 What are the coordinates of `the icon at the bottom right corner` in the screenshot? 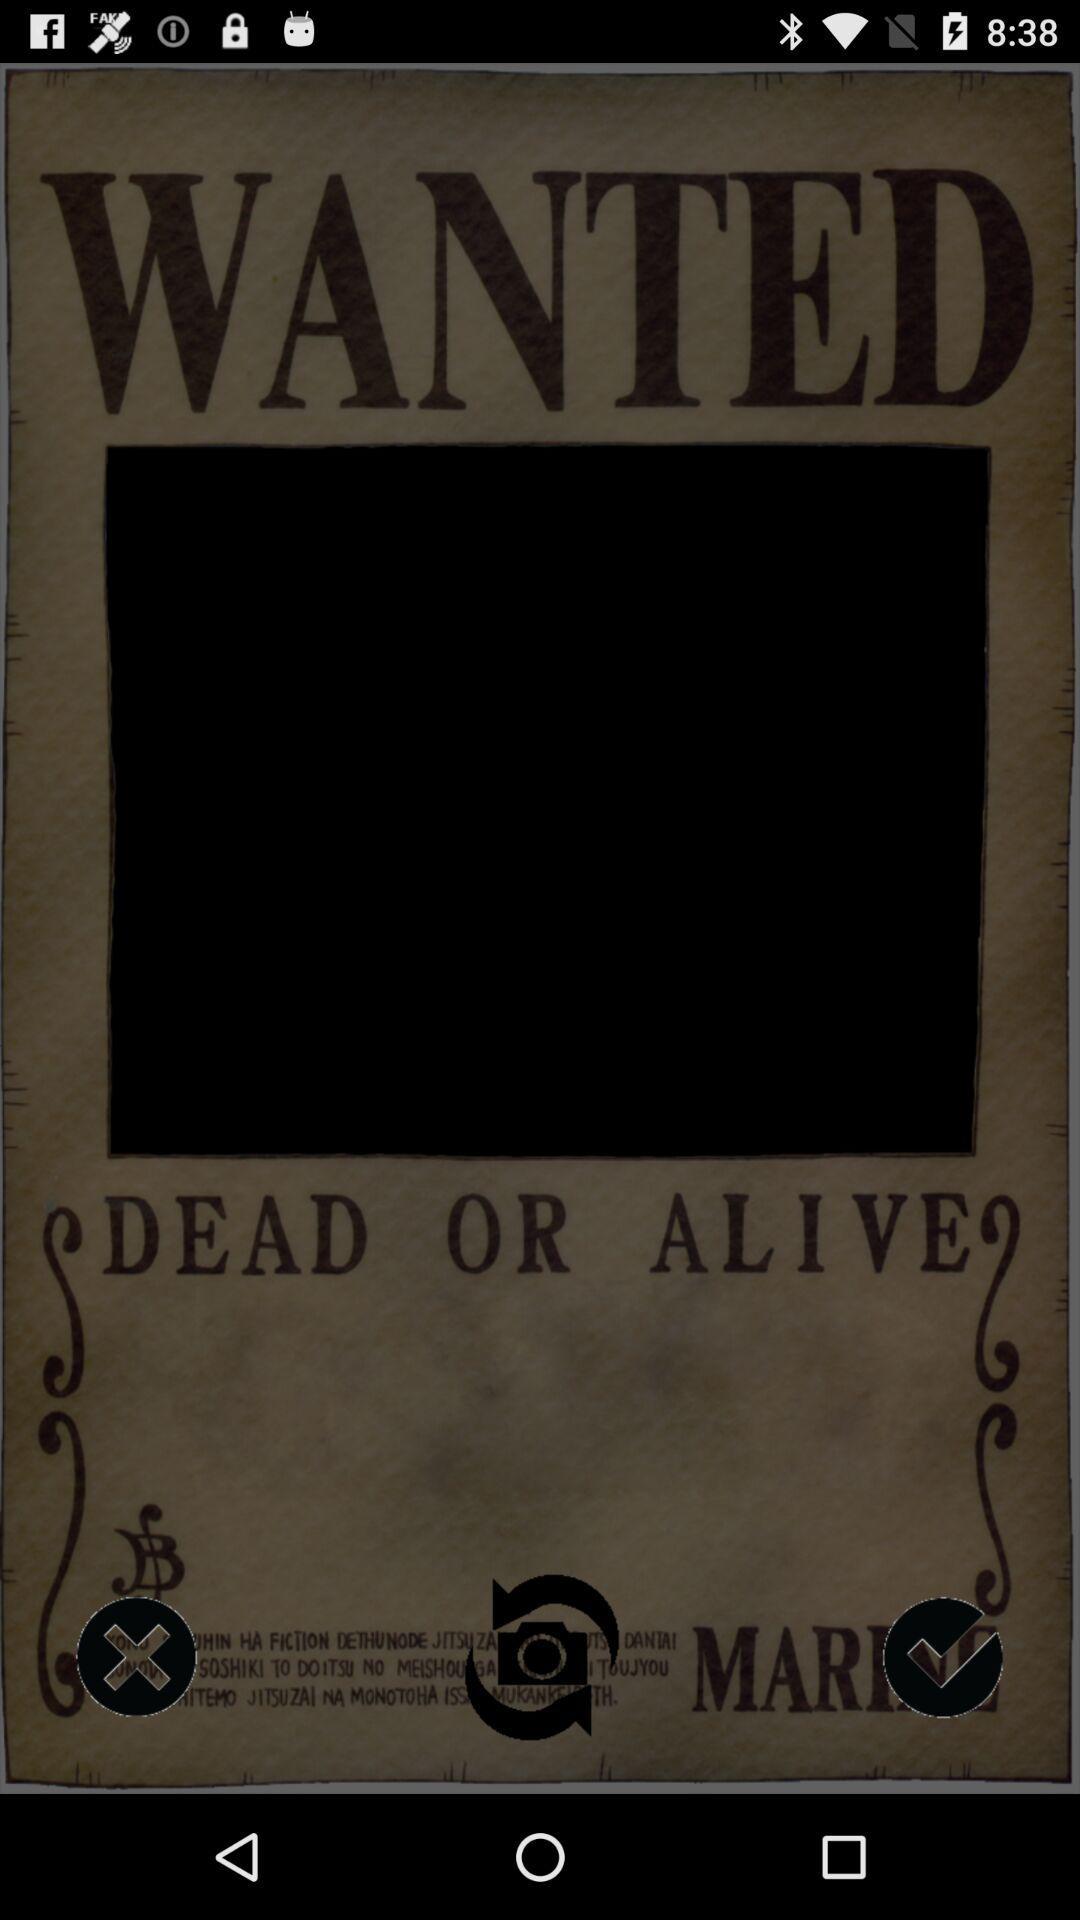 It's located at (943, 1657).